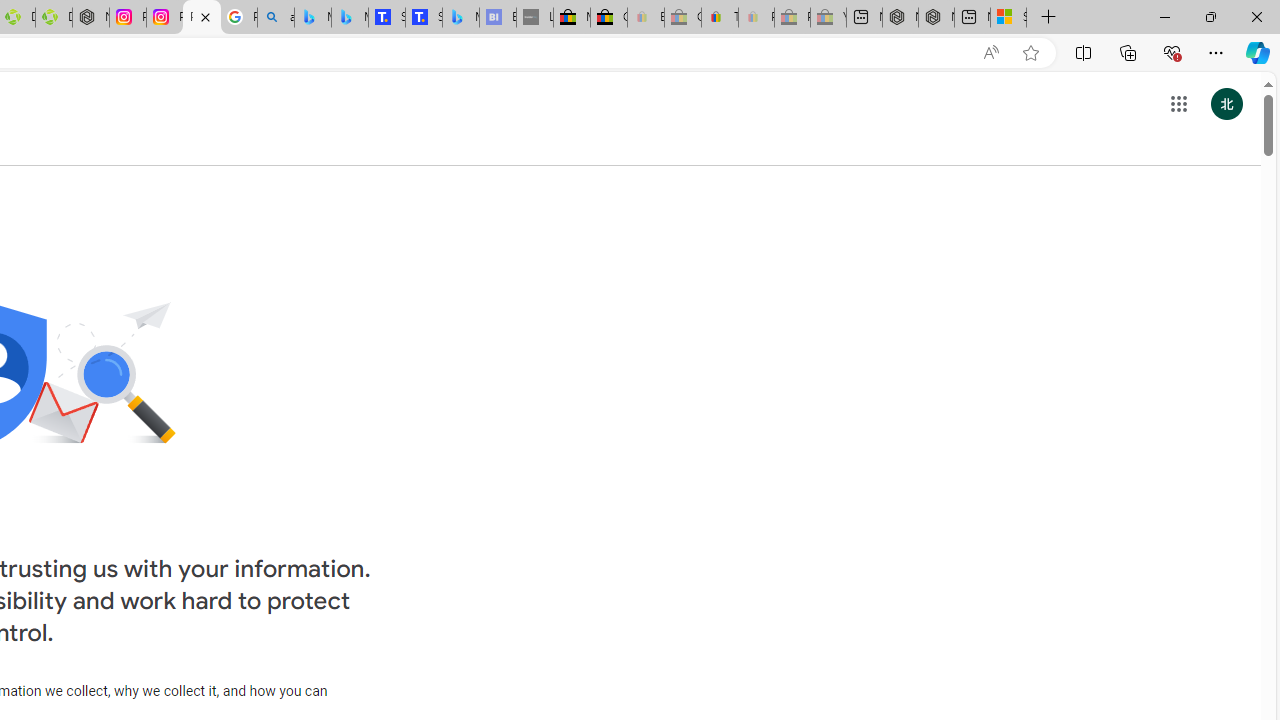 The image size is (1280, 720). Describe the element at coordinates (828, 17) in the screenshot. I see `'Yard, Garden & Outdoor Living - Sleeping'` at that location.